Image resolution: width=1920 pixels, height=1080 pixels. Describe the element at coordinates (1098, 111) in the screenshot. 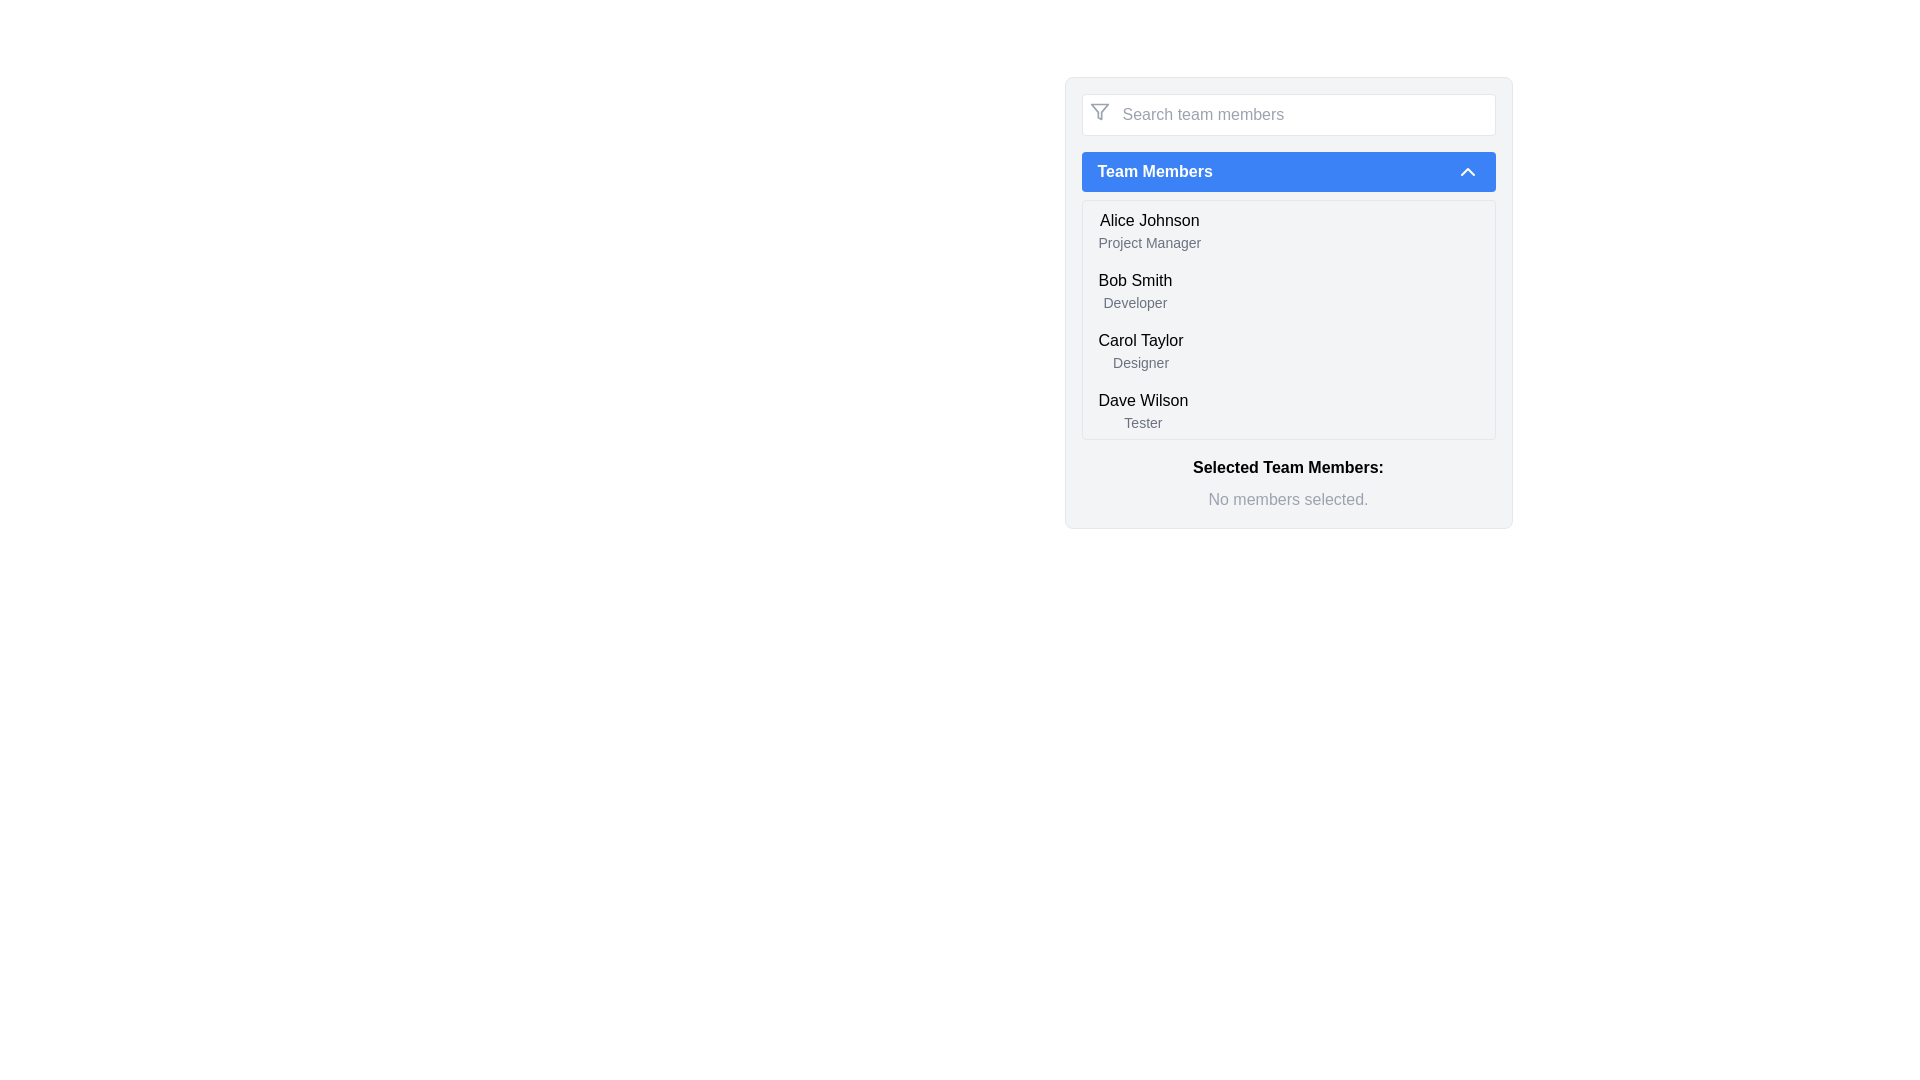

I see `the funnel-shaped filter icon with a gray color and outlined design, located to the left of the 'Search team members' input field` at that location.